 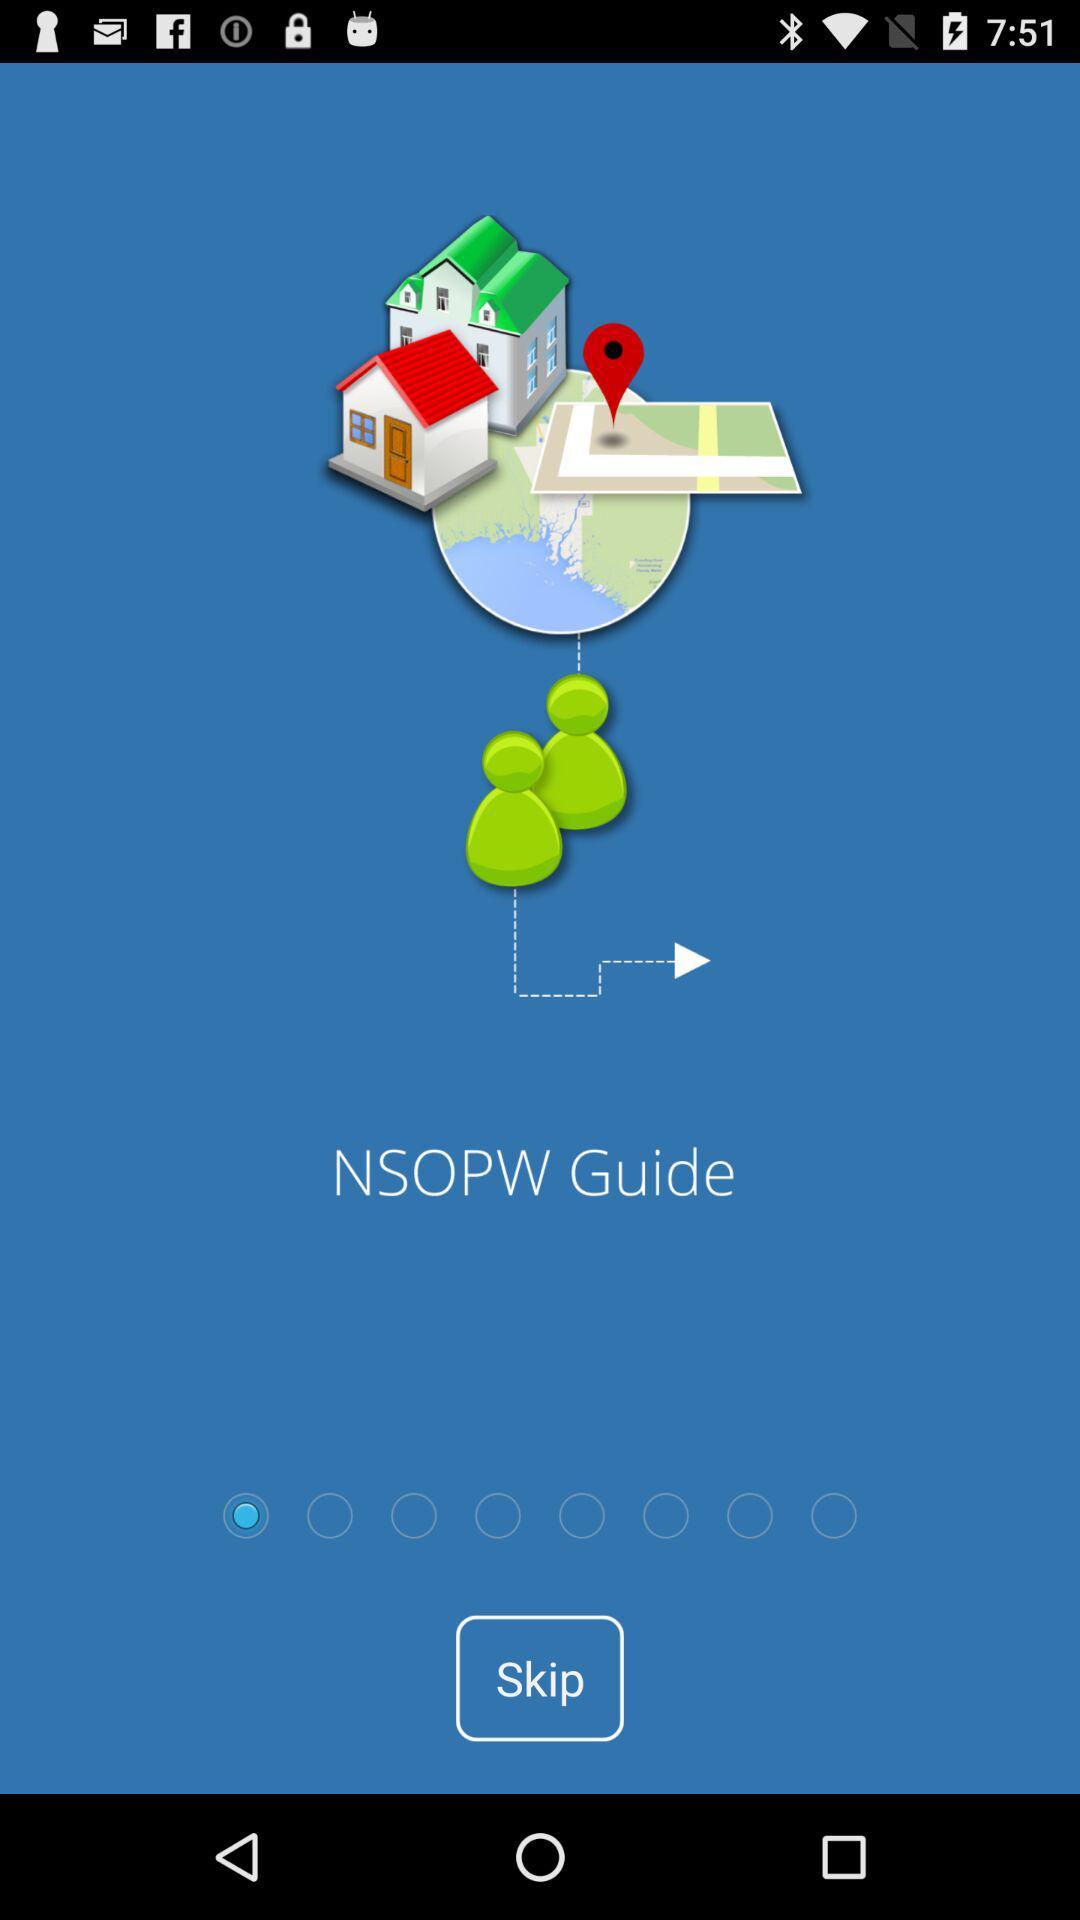 What do you see at coordinates (329, 1515) in the screenshot?
I see `takes me to the next page` at bounding box center [329, 1515].